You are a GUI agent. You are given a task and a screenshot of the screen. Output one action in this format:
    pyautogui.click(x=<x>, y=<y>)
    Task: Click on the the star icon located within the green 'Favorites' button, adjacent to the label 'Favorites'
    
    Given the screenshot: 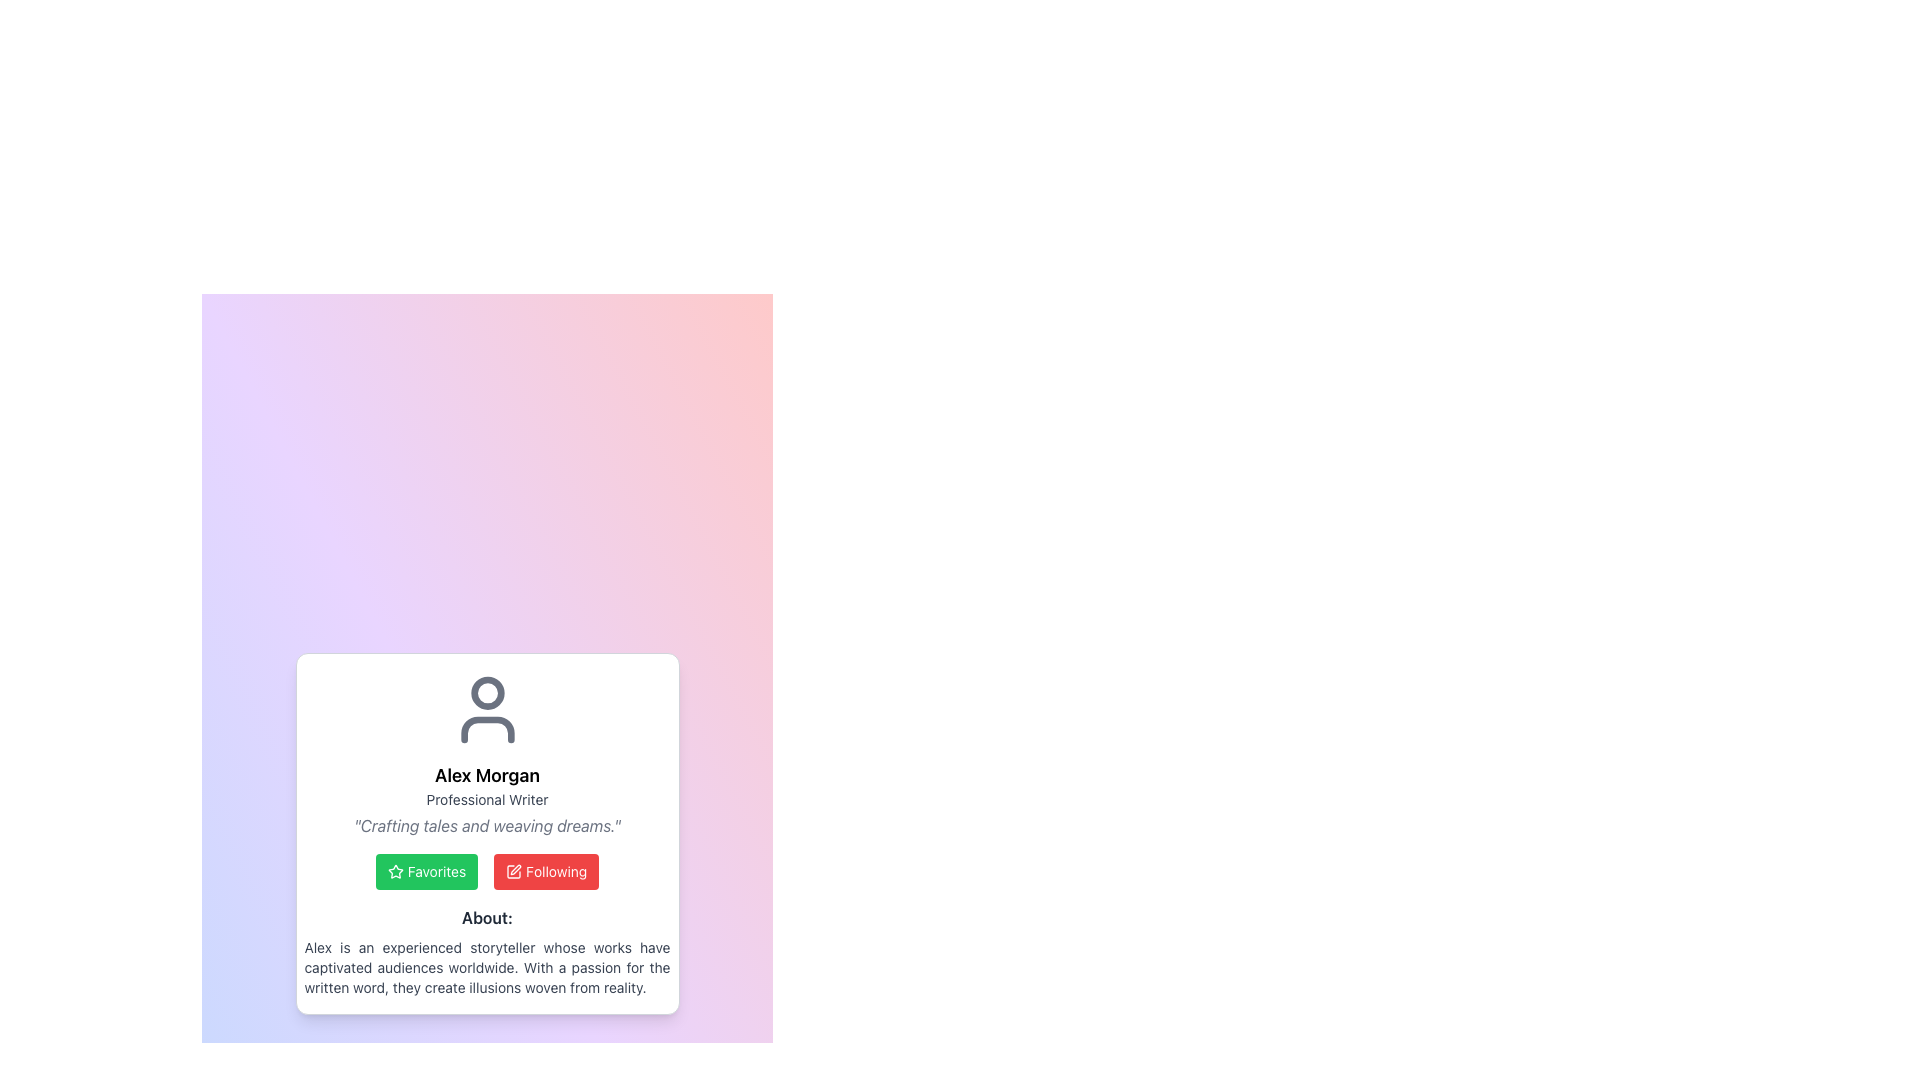 What is the action you would take?
    pyautogui.click(x=395, y=870)
    